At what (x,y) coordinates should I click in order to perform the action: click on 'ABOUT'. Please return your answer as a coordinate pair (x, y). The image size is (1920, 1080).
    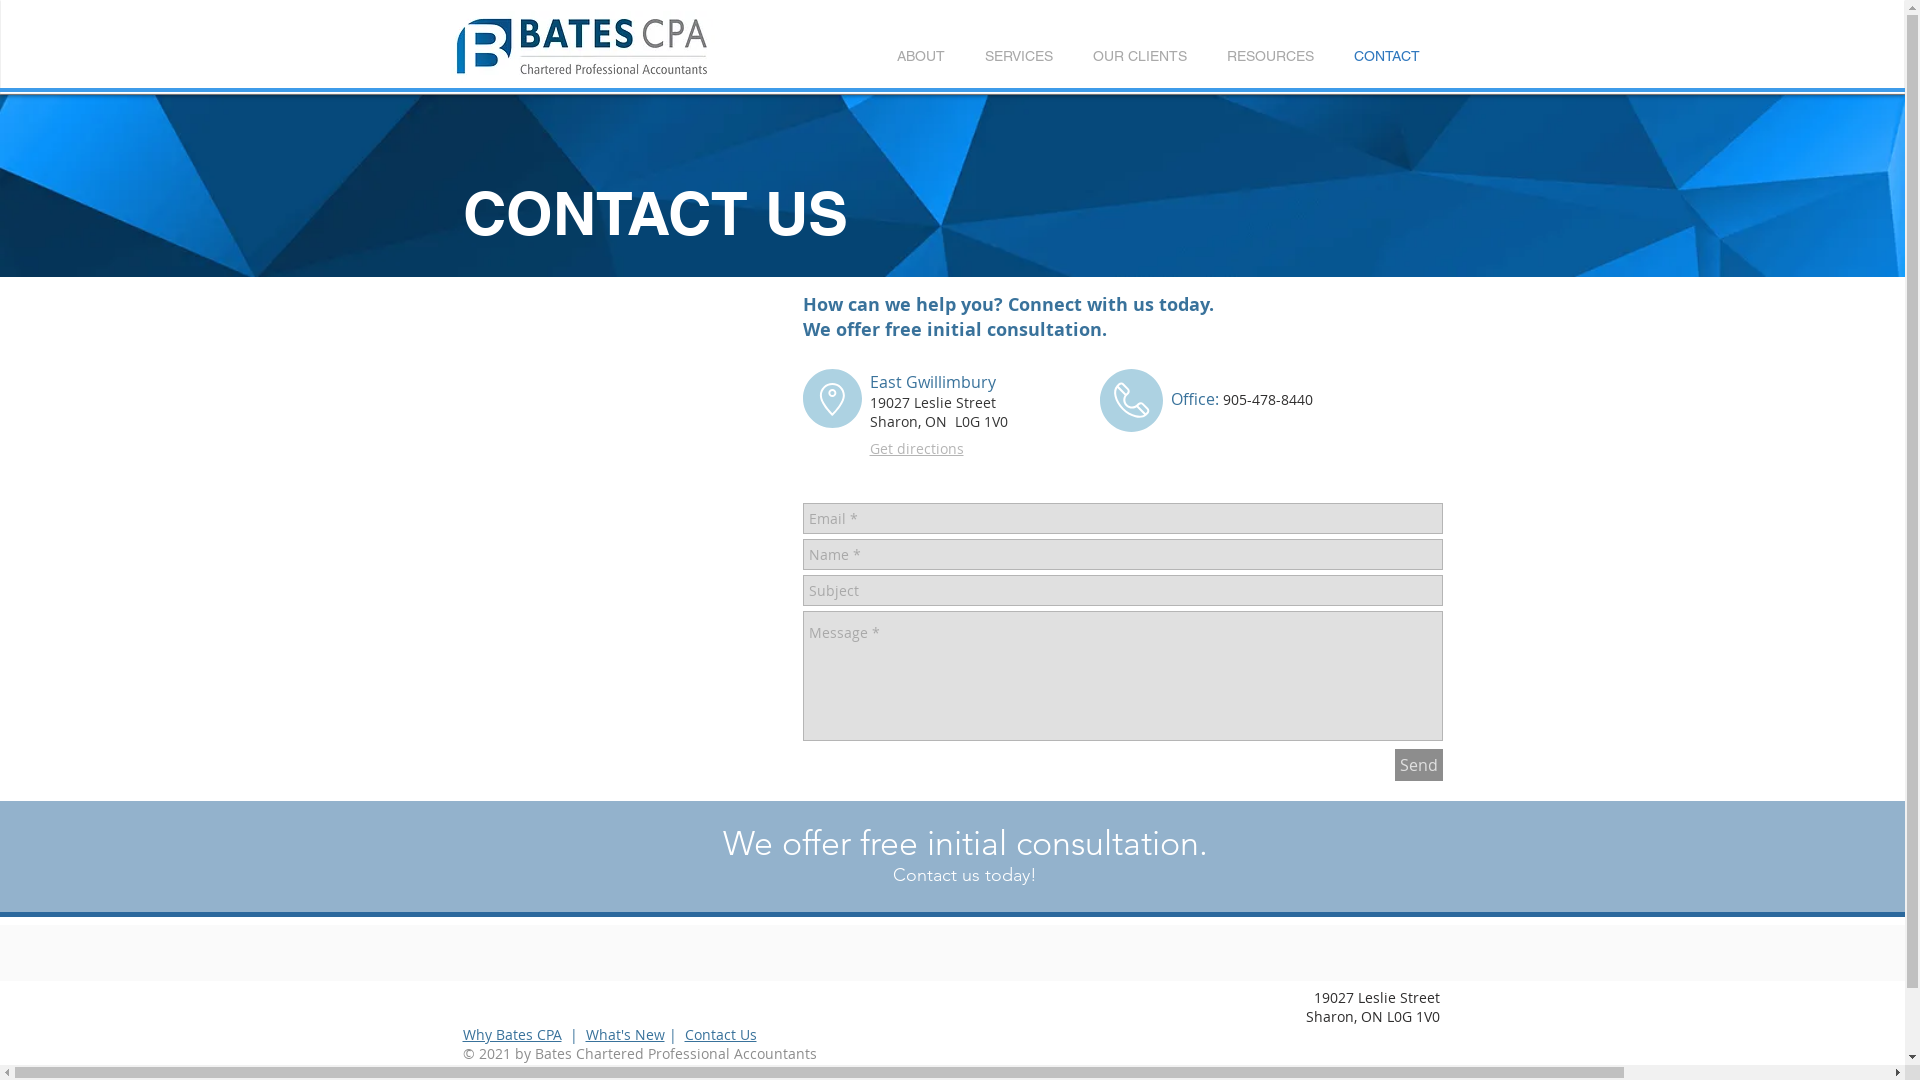
    Looking at the image, I should click on (919, 55).